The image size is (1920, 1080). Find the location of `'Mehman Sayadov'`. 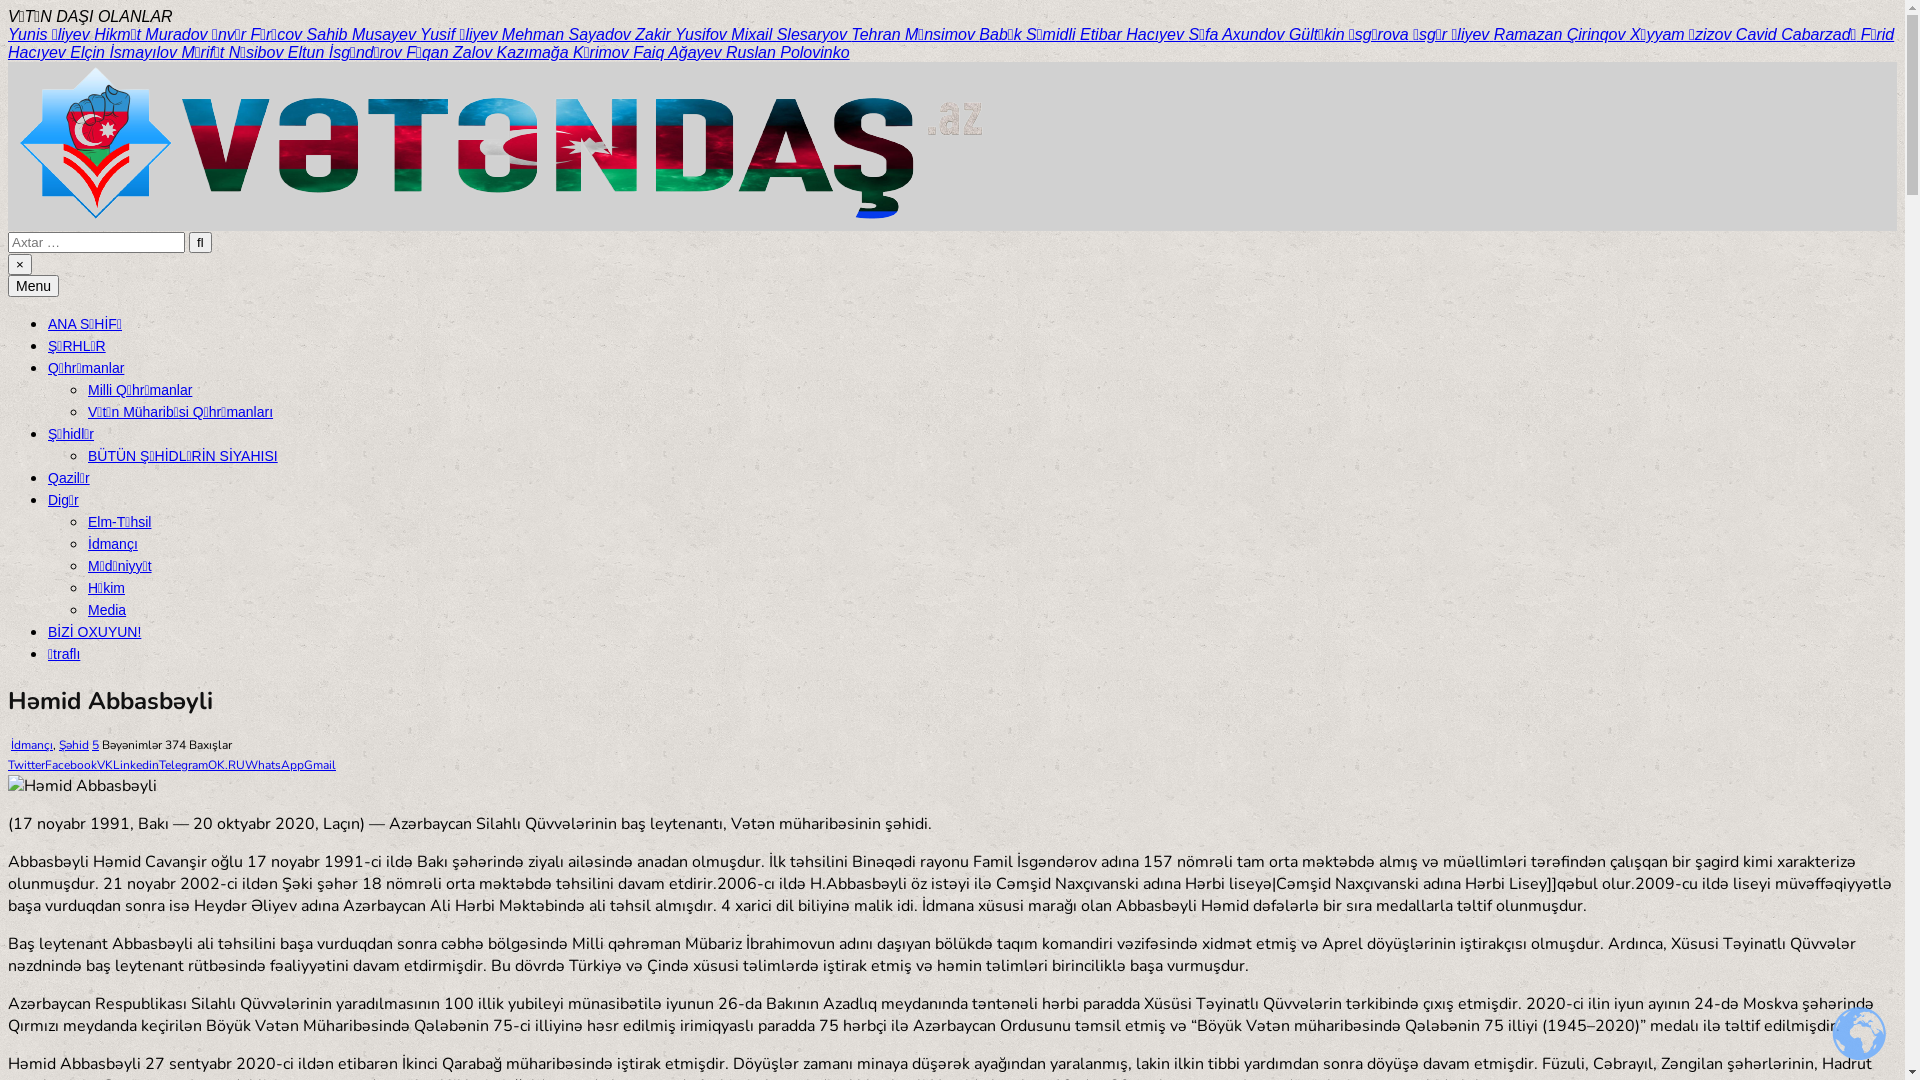

'Mehman Sayadov' is located at coordinates (502, 34).